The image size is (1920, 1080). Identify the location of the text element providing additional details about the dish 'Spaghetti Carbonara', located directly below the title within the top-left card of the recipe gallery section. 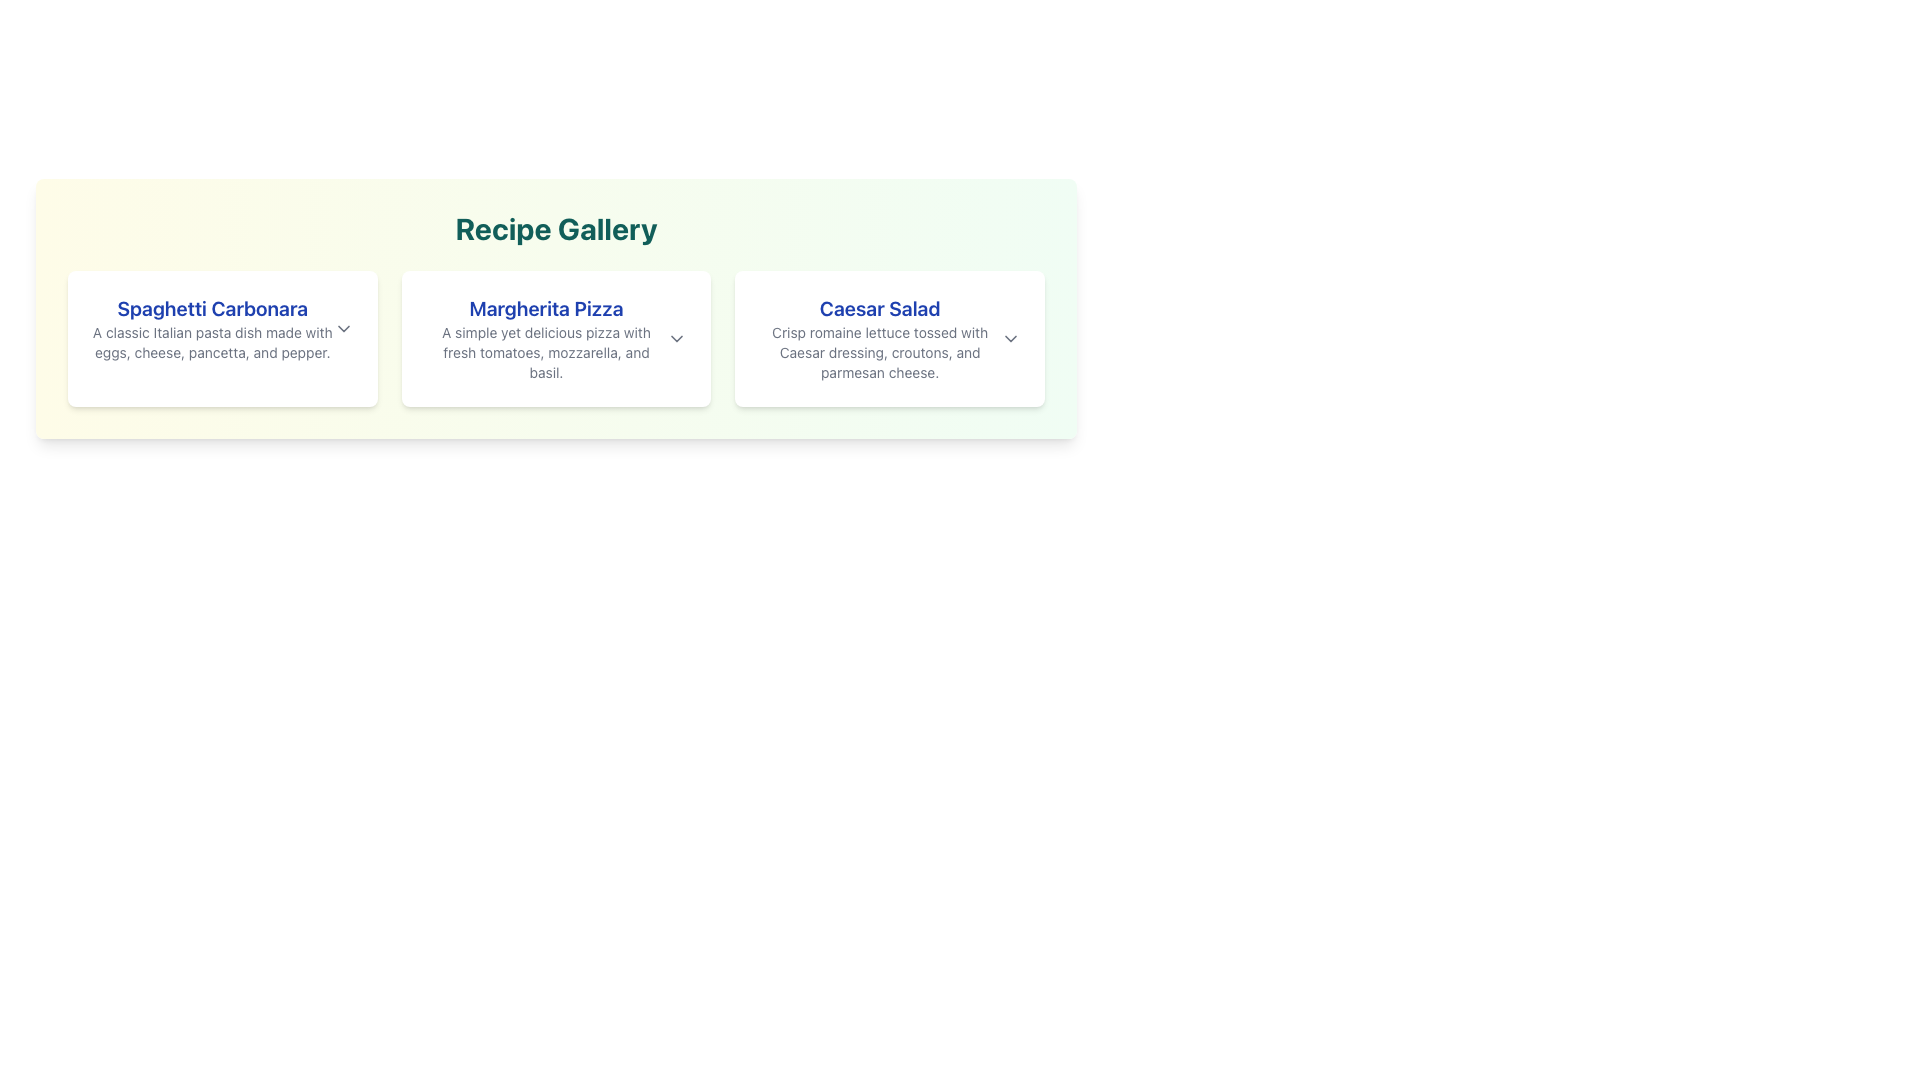
(212, 342).